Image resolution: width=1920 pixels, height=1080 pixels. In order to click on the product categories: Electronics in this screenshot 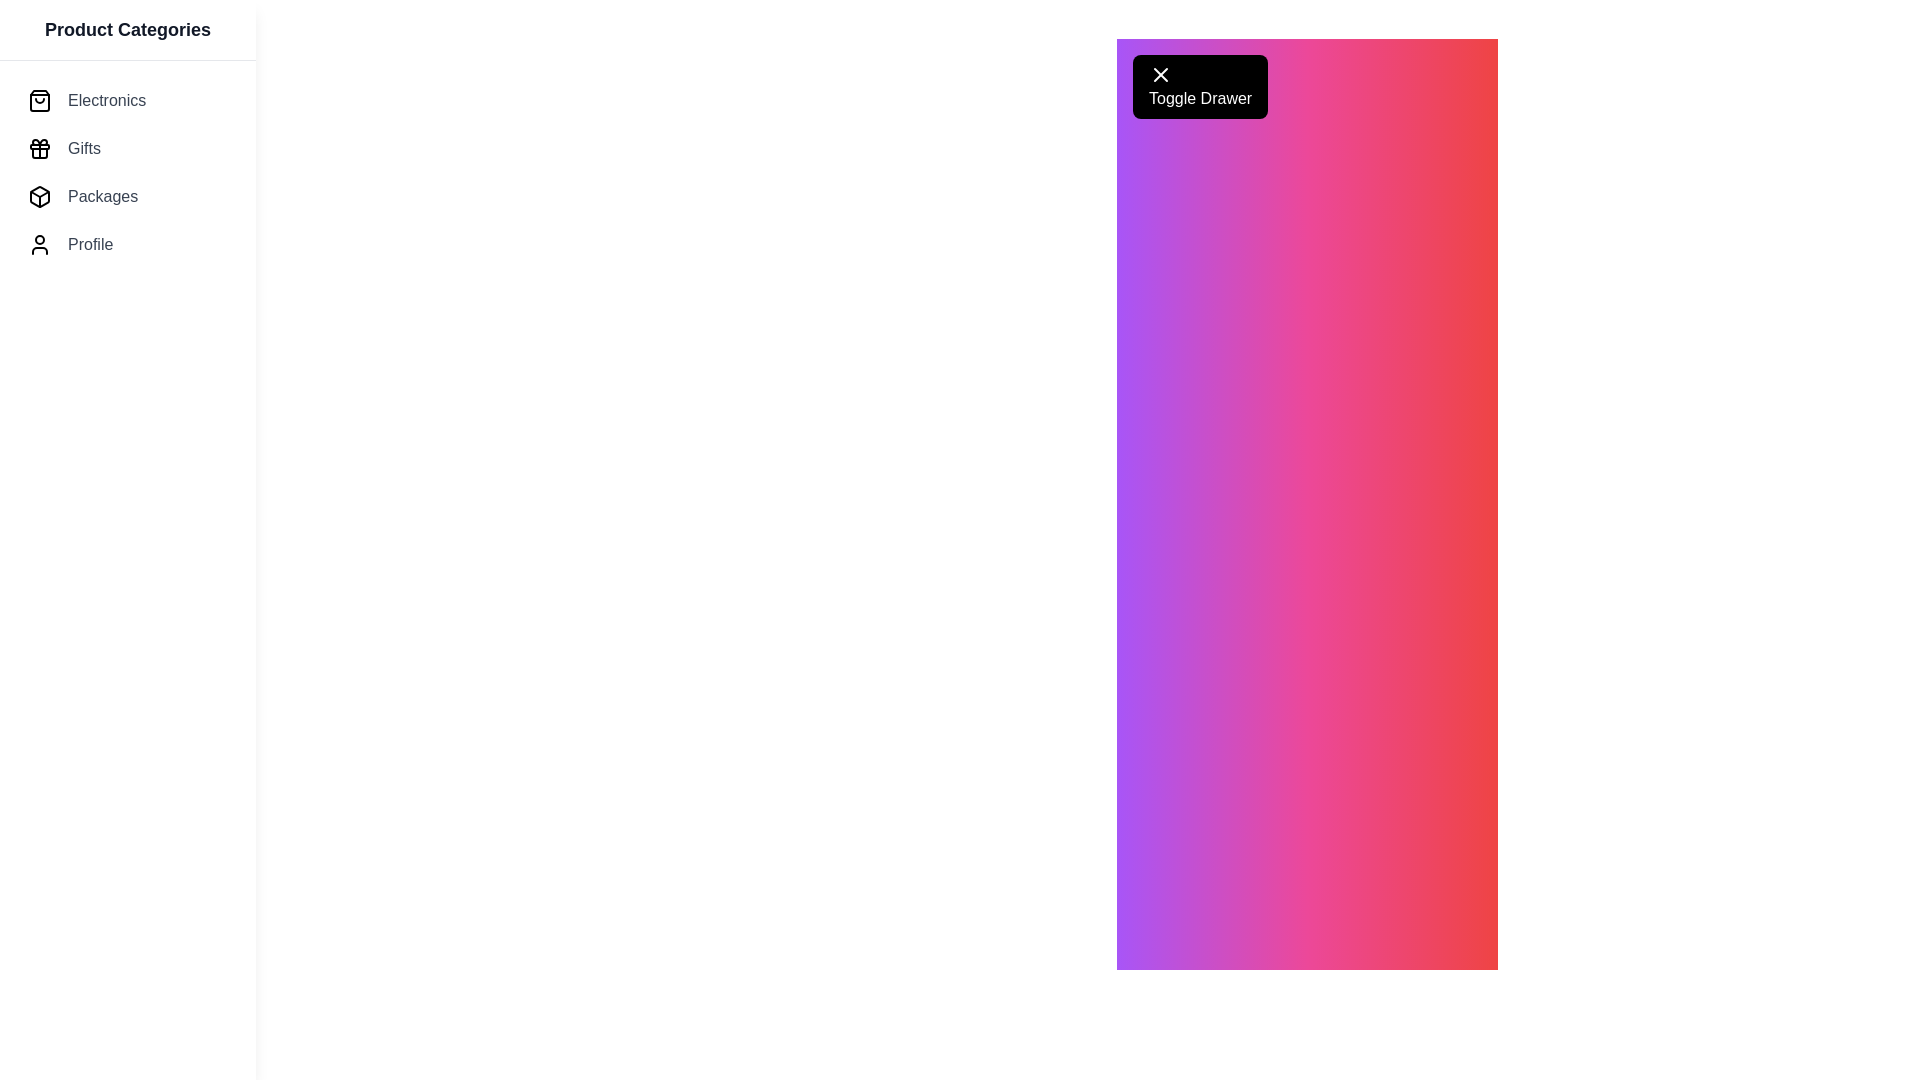, I will do `click(127, 100)`.